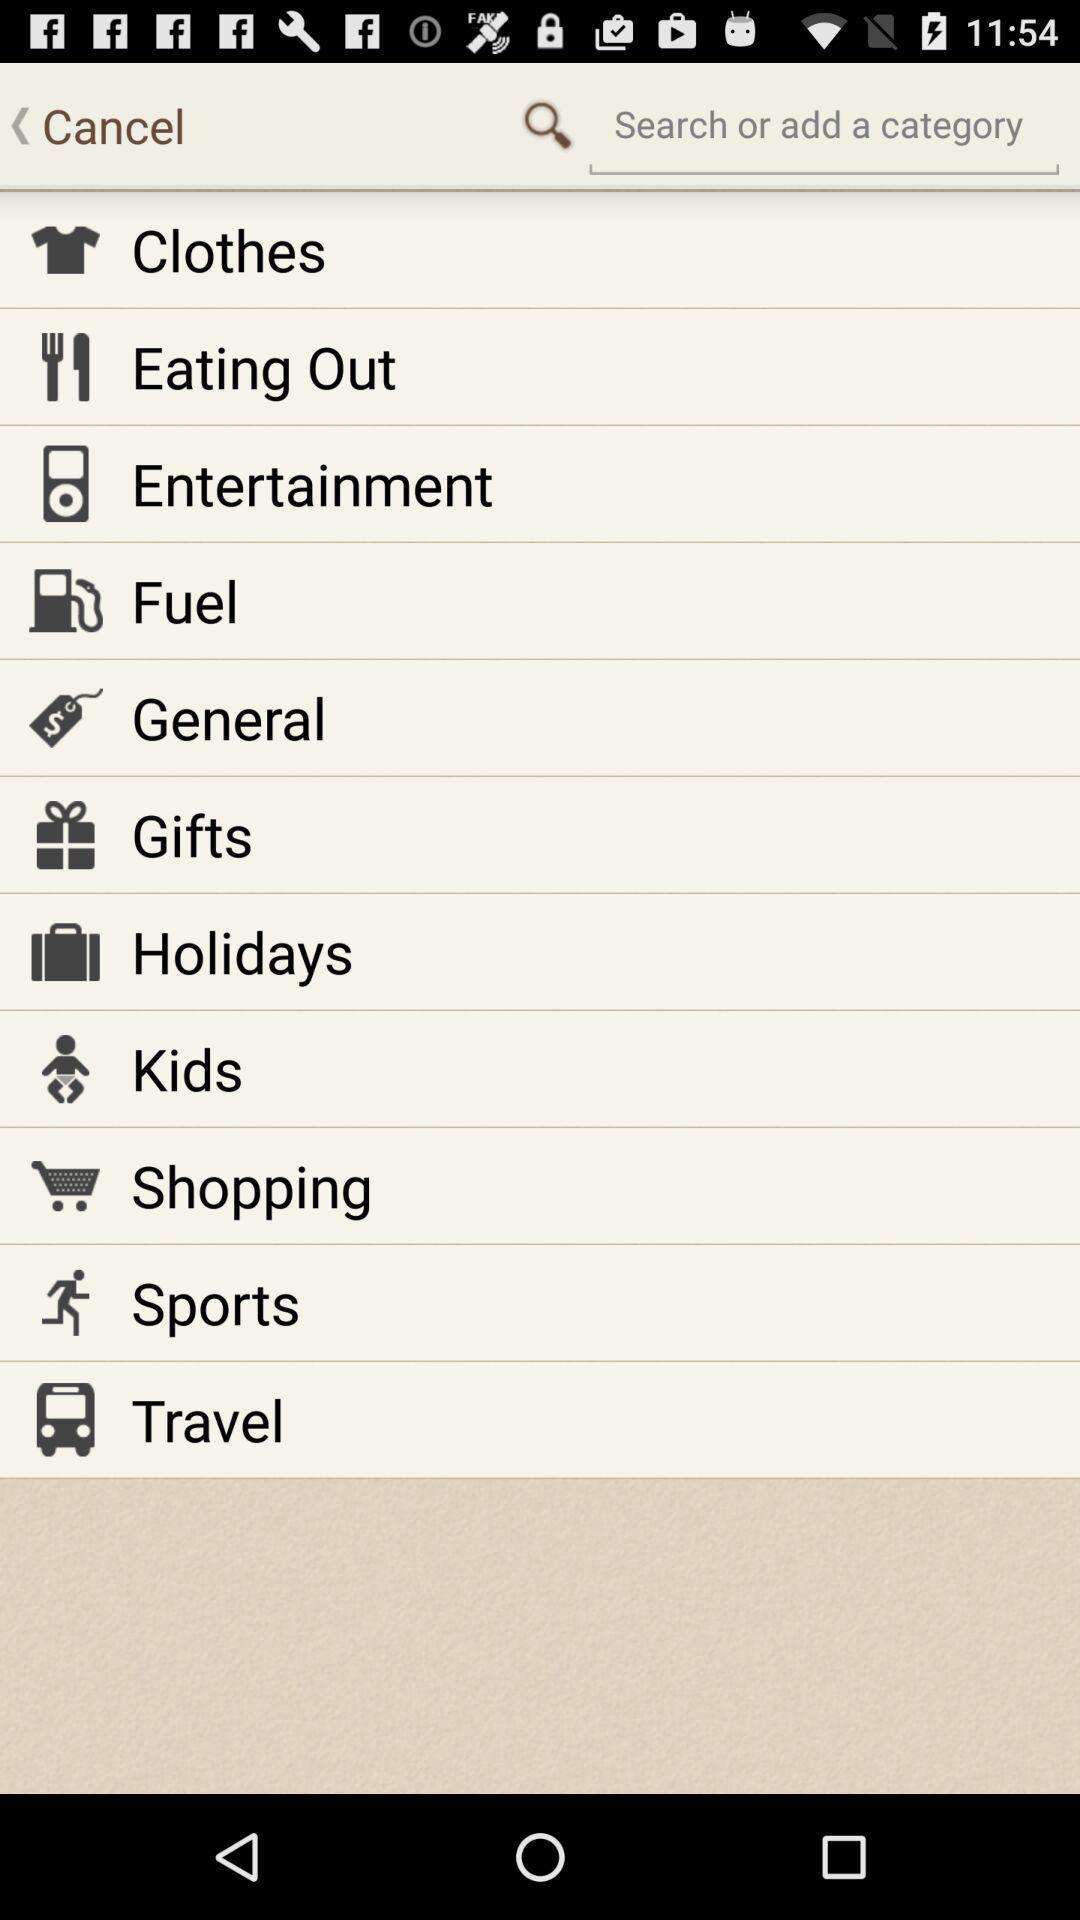  What do you see at coordinates (312, 483) in the screenshot?
I see `the entertainment icon` at bounding box center [312, 483].